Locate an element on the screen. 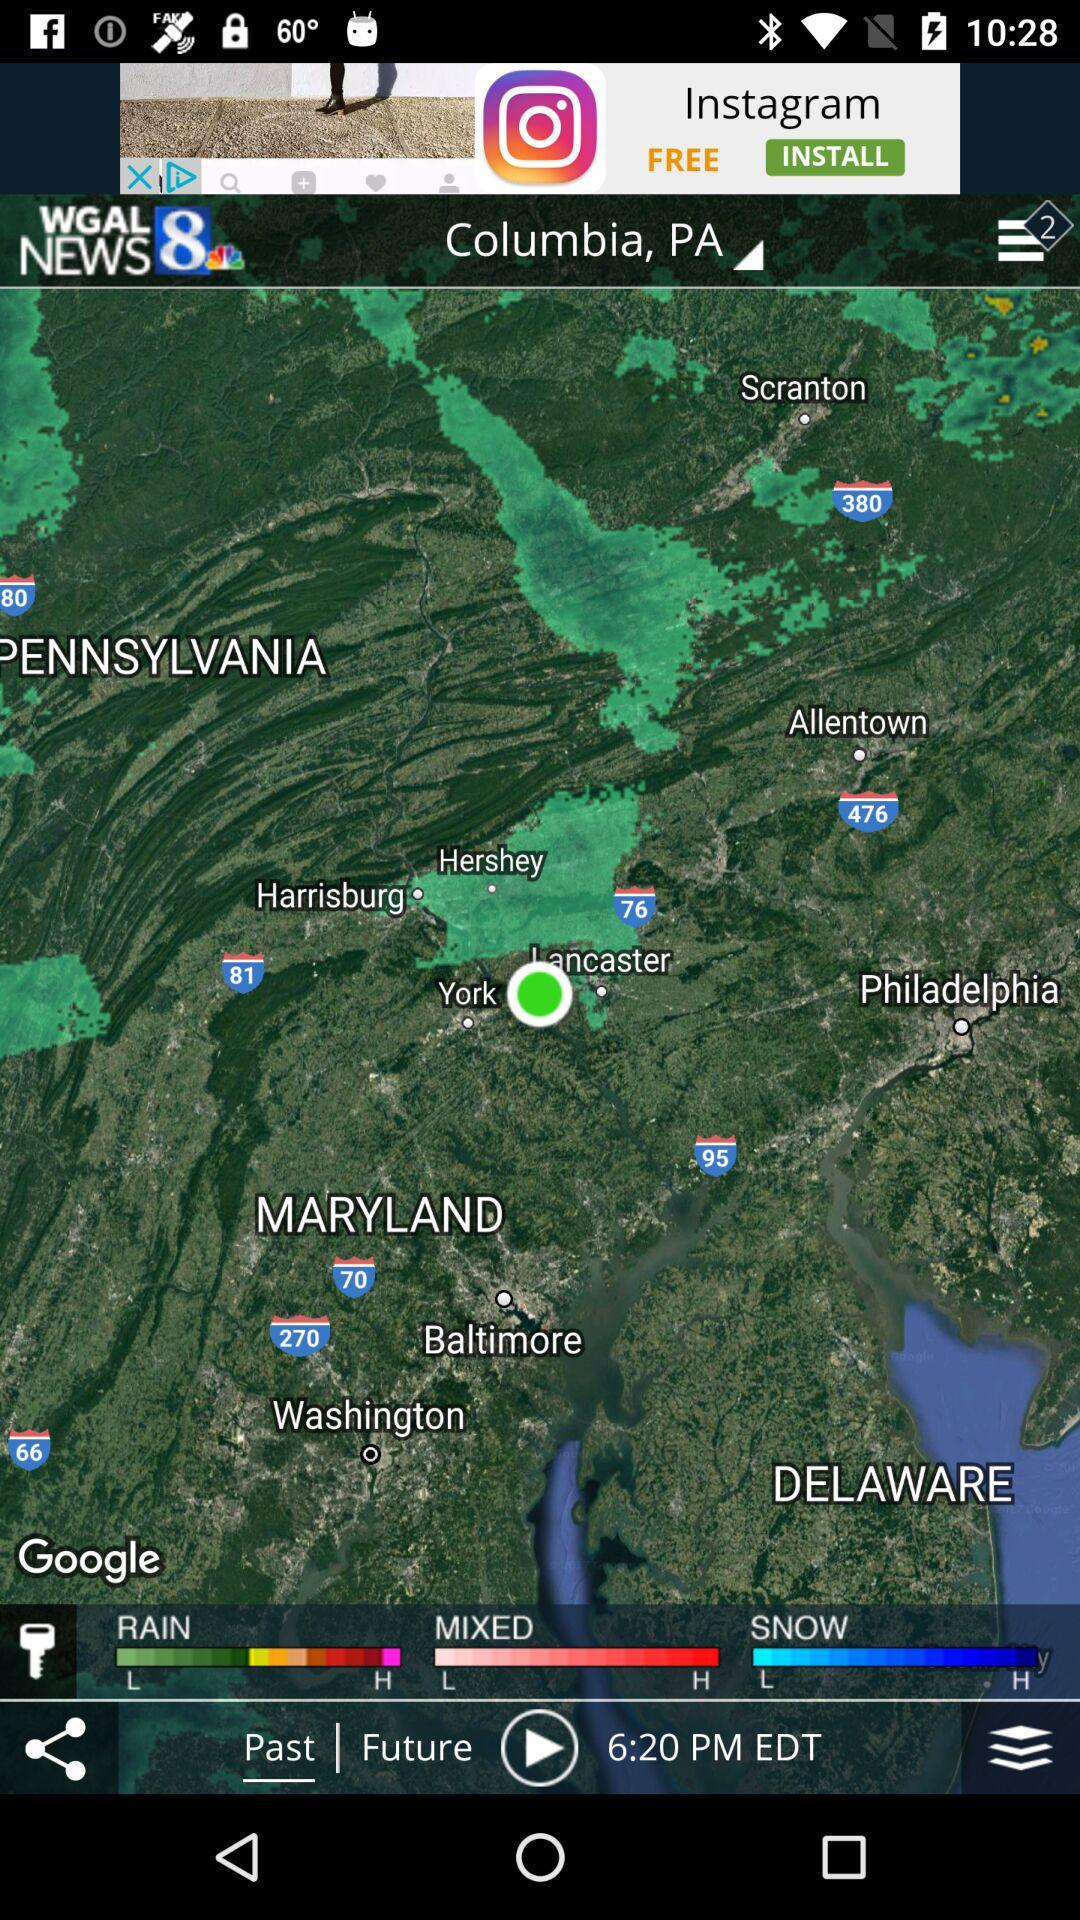  click on advertisement is located at coordinates (540, 127).